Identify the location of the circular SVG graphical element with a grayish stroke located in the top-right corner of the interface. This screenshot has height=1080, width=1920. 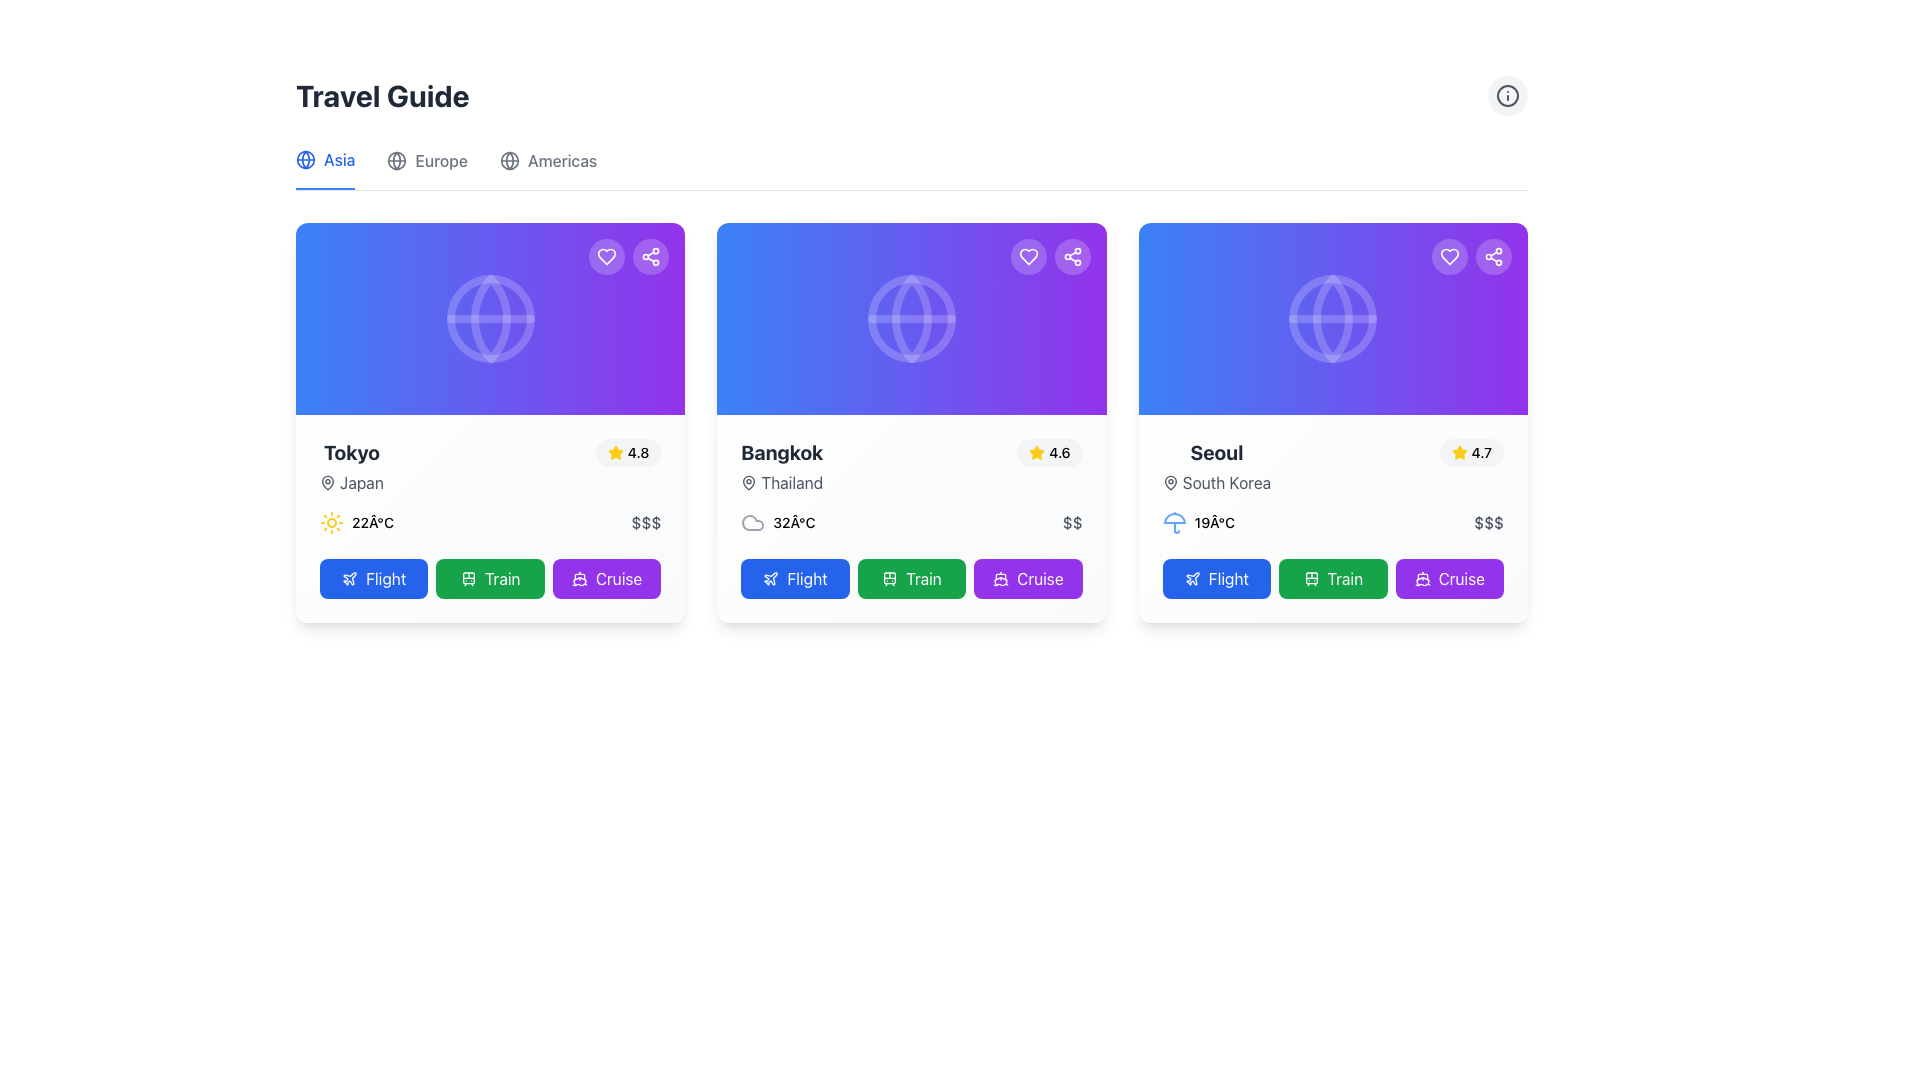
(1507, 96).